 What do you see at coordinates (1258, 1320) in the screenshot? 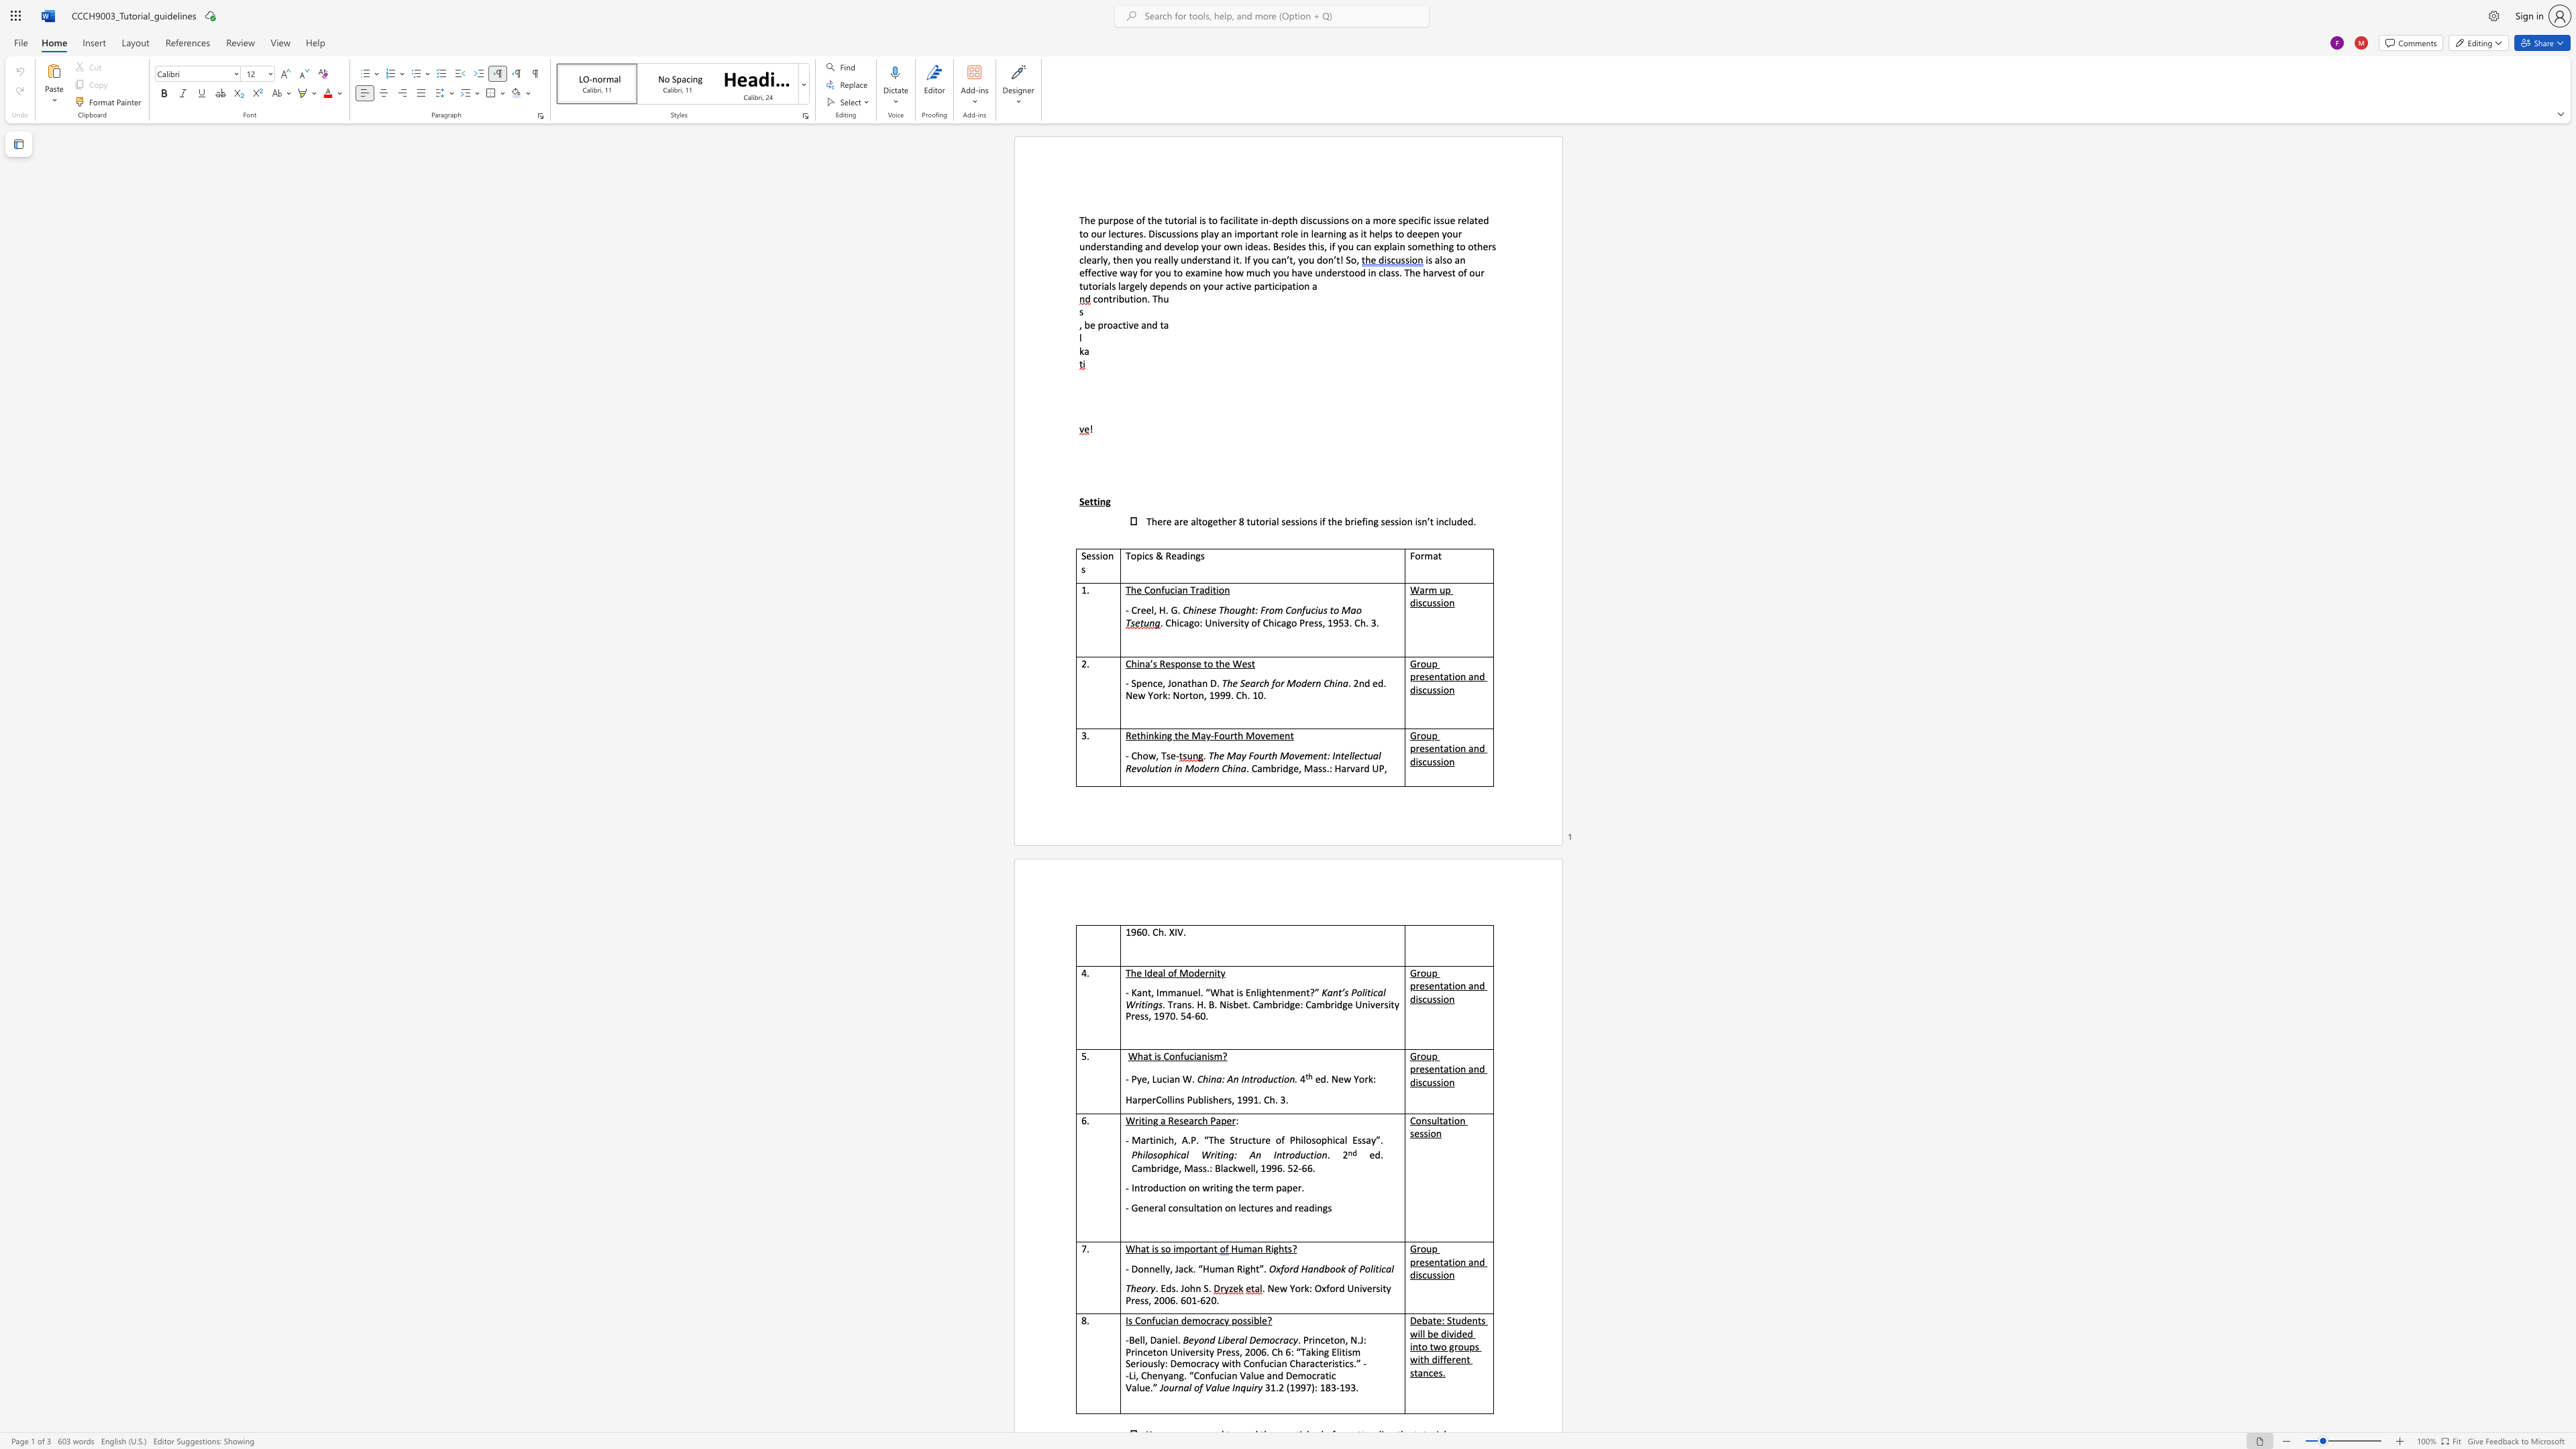
I see `the subset text "le" within the text "Is Confucian democracy possible?"` at bounding box center [1258, 1320].